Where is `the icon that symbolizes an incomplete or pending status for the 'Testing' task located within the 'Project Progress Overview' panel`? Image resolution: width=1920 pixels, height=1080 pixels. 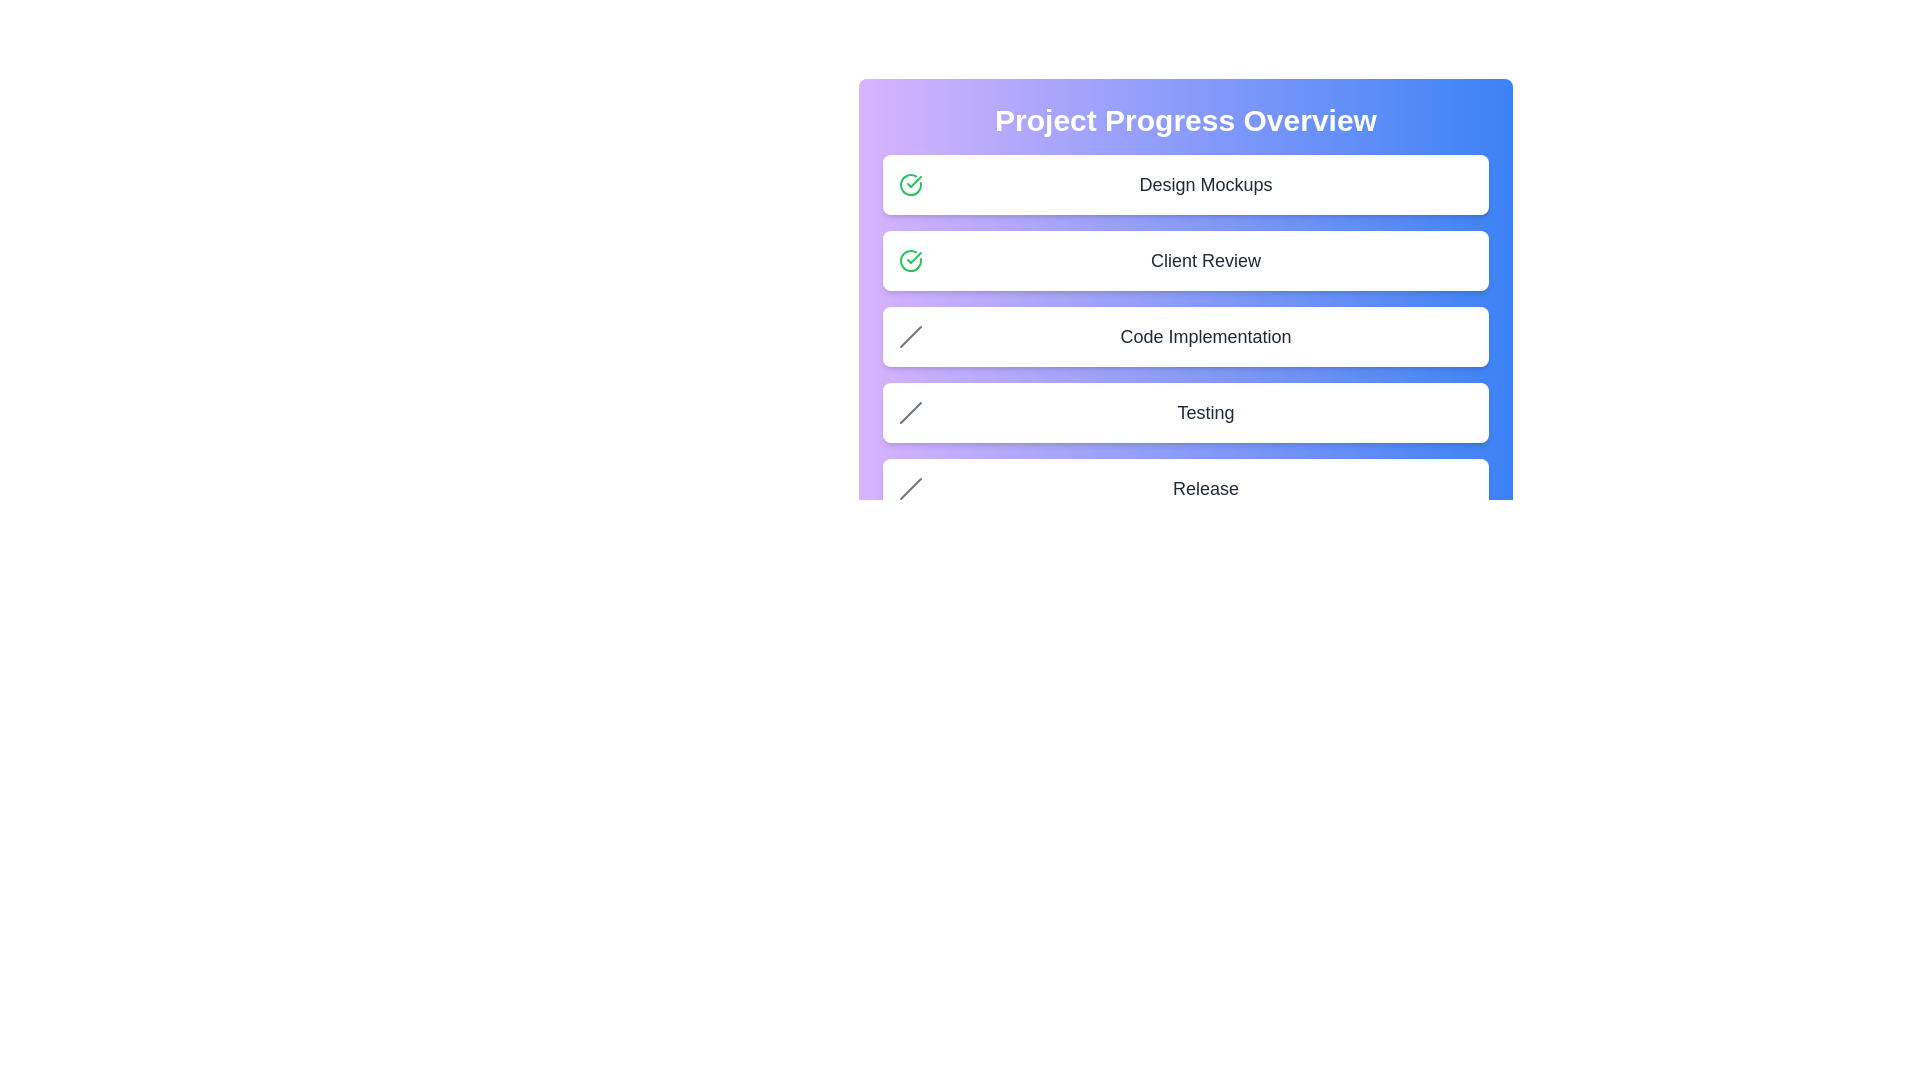 the icon that symbolizes an incomplete or pending status for the 'Testing' task located within the 'Project Progress Overview' panel is located at coordinates (910, 411).